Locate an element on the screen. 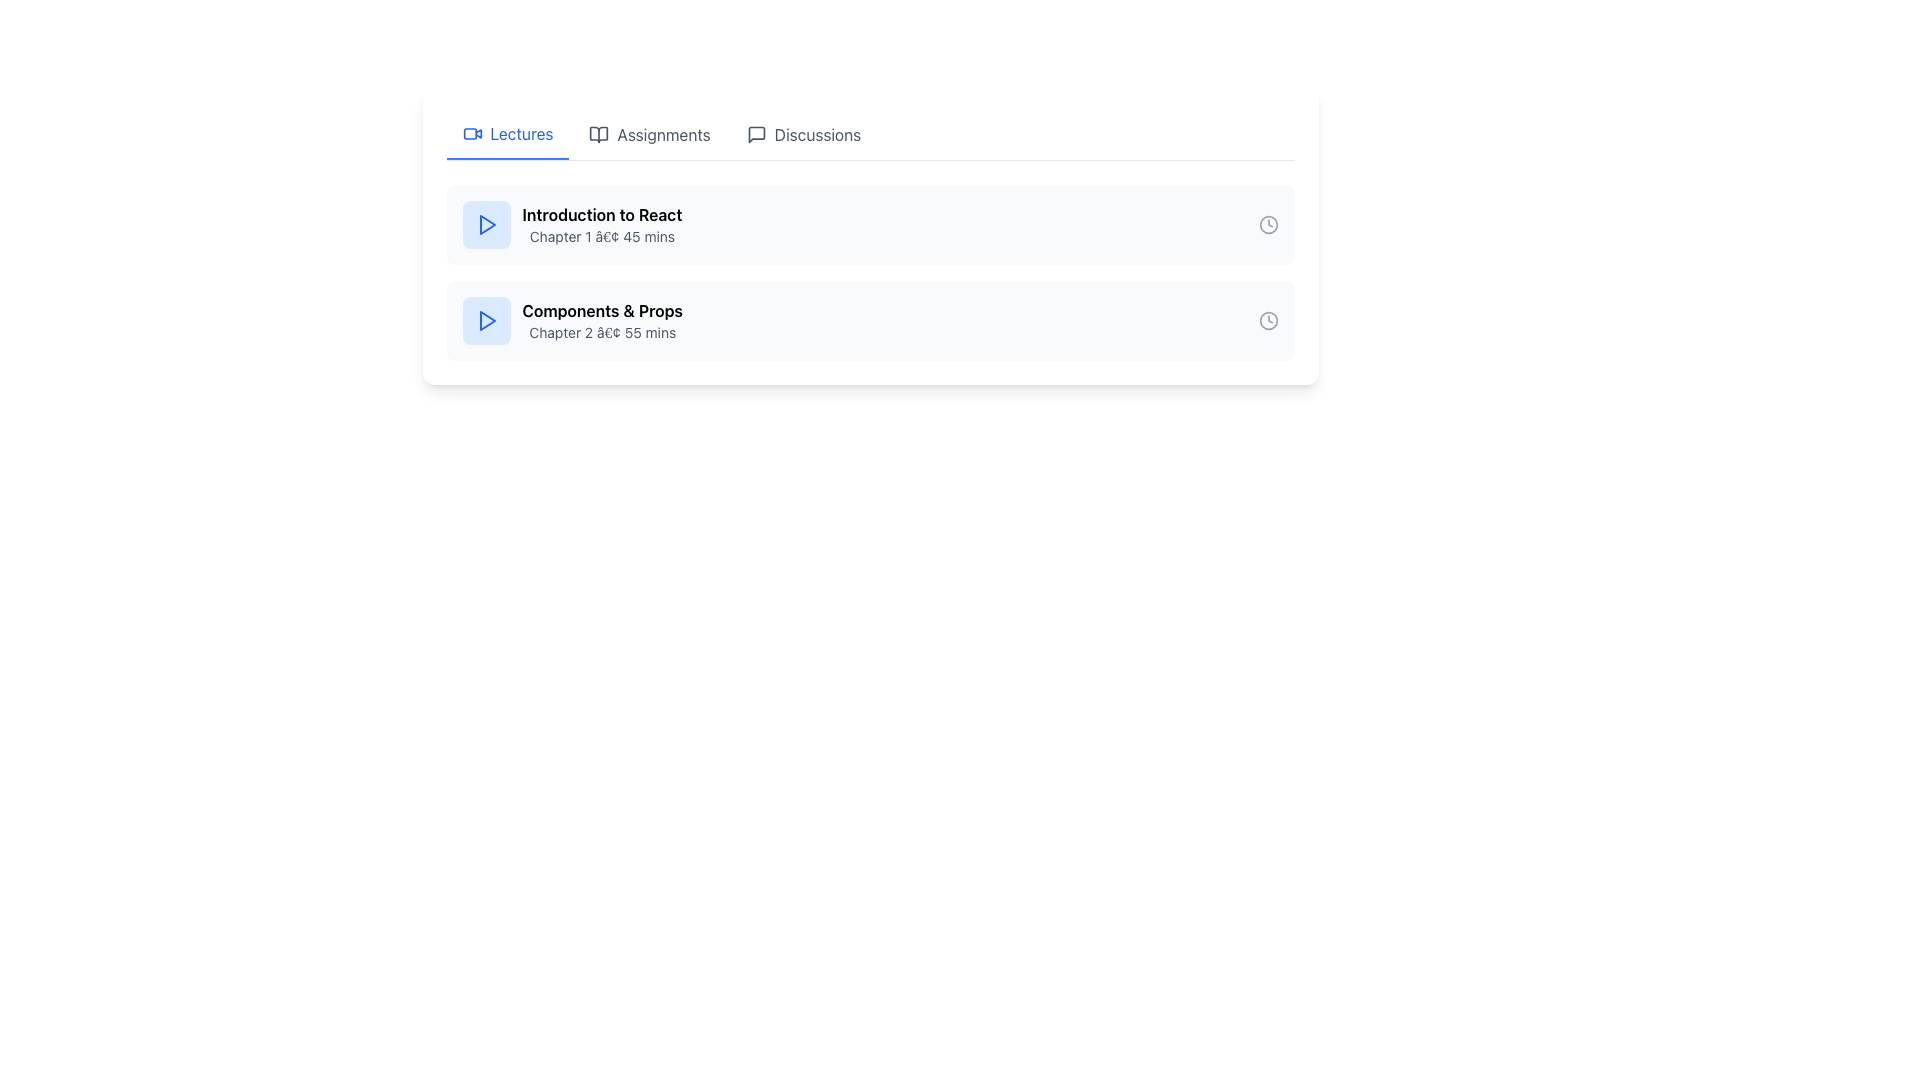  the blue video camera icon located to the left of the 'Lectures' label in the upper portion of the display content area is located at coordinates (471, 134).